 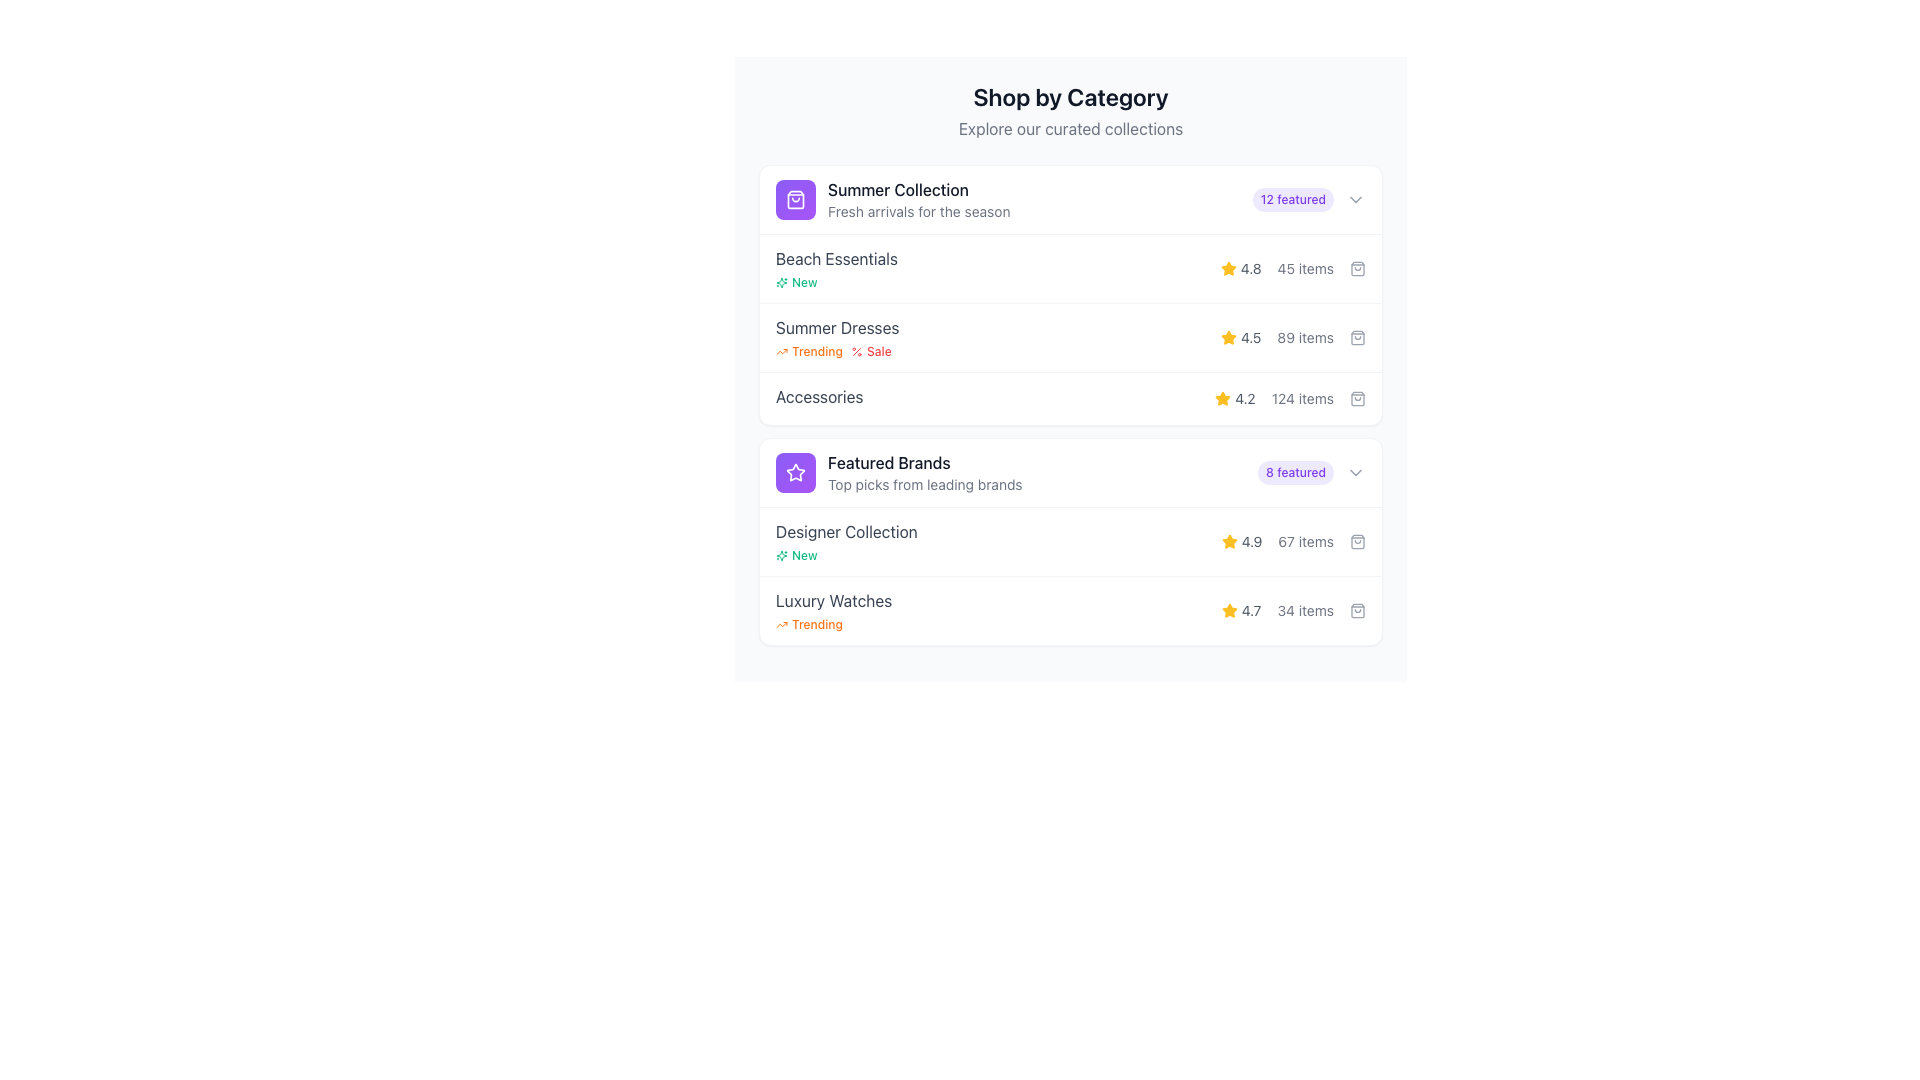 I want to click on the green-highlighted 'New' badge located directly below the 'Designer Collection' title in the 'Featured Brands' section, so click(x=846, y=555).